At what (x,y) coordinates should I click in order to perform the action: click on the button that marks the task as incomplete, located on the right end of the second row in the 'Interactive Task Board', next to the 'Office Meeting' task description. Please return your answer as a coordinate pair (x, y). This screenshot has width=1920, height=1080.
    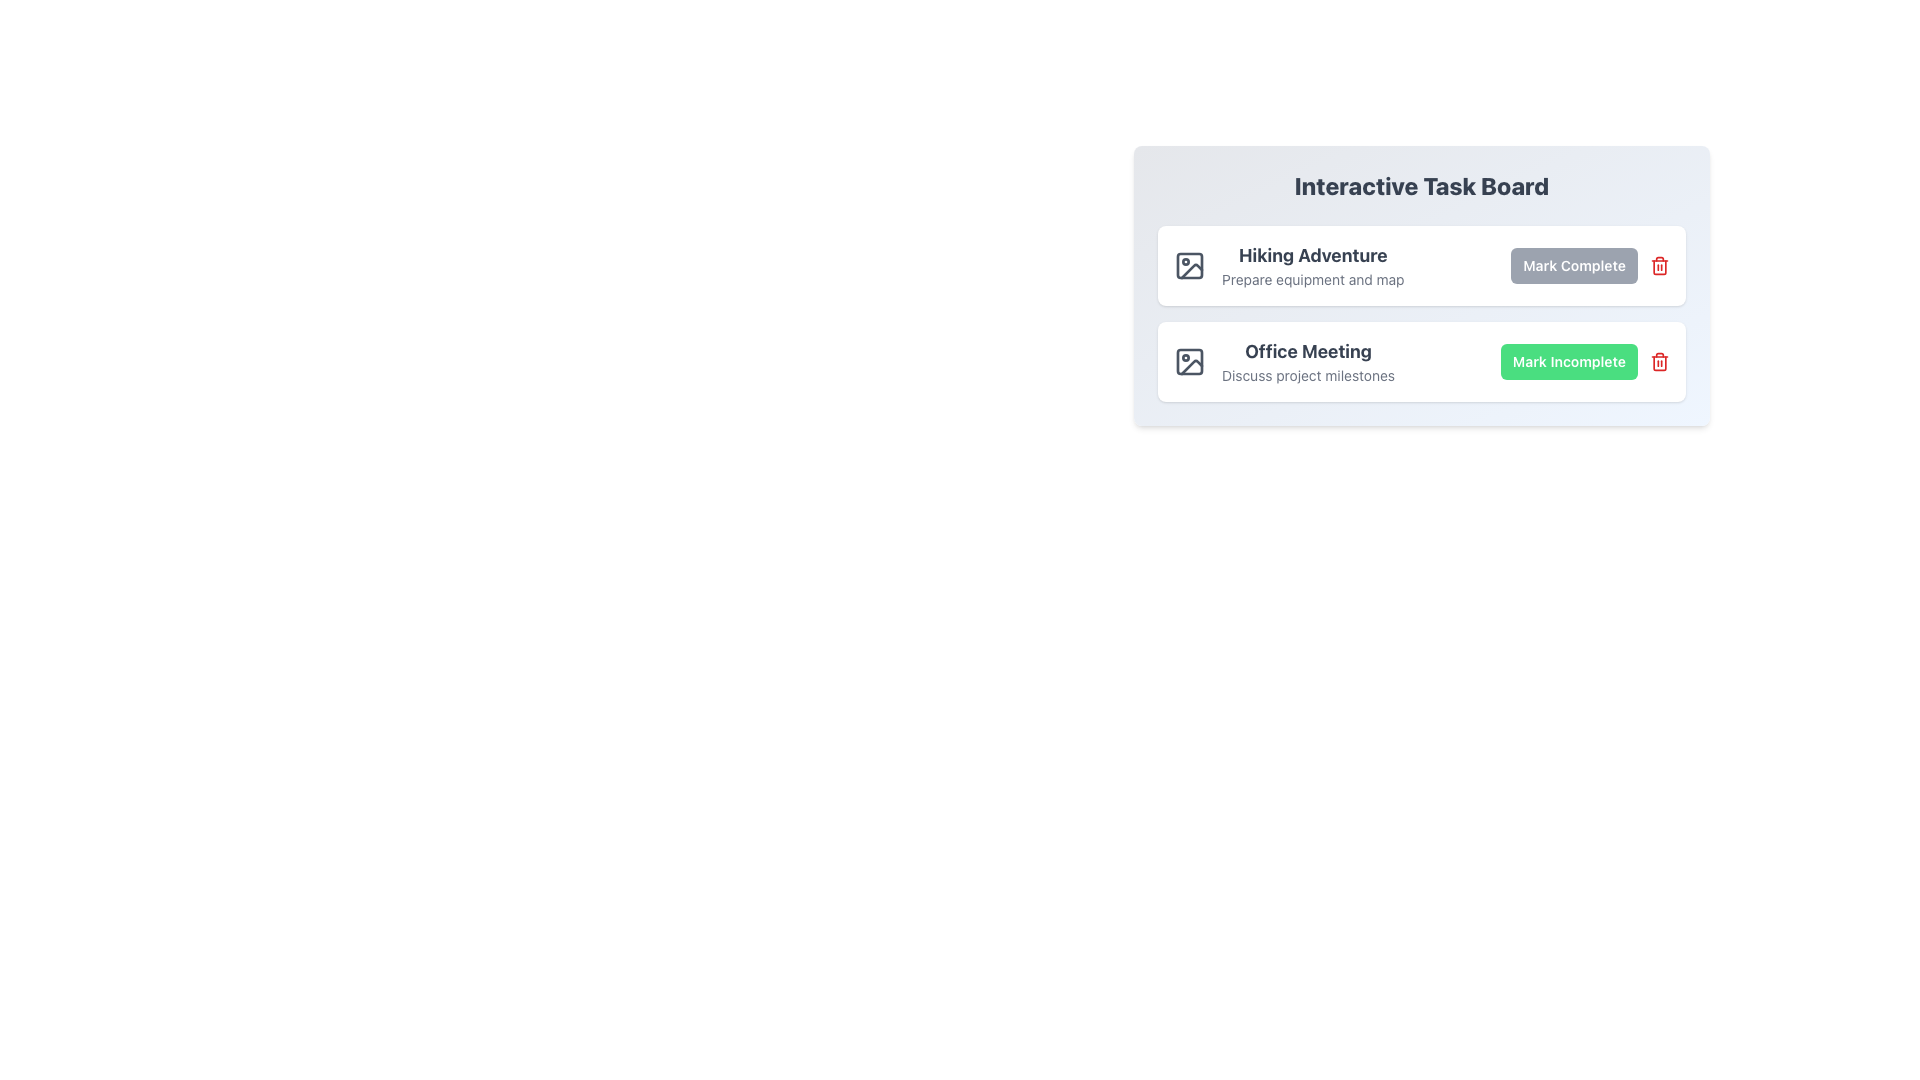
    Looking at the image, I should click on (1568, 362).